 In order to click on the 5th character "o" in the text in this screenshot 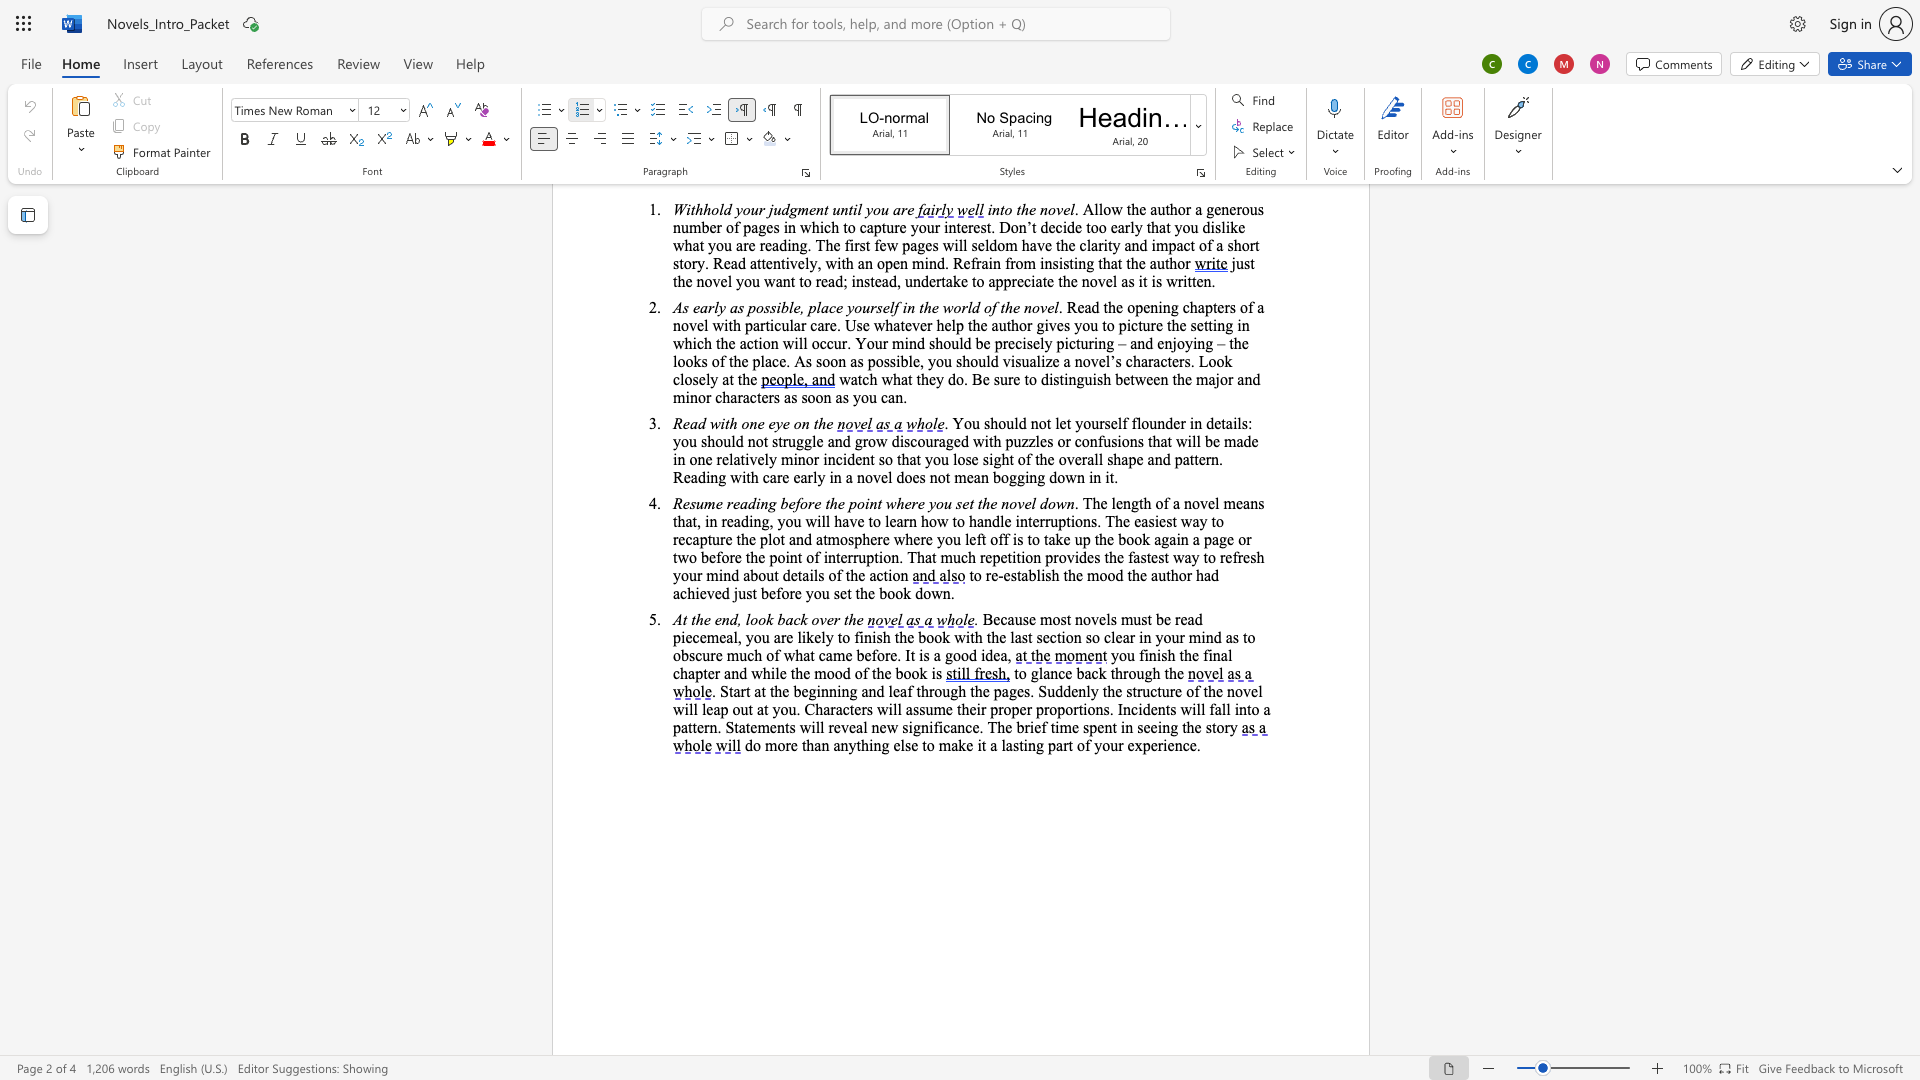, I will do `click(914, 673)`.